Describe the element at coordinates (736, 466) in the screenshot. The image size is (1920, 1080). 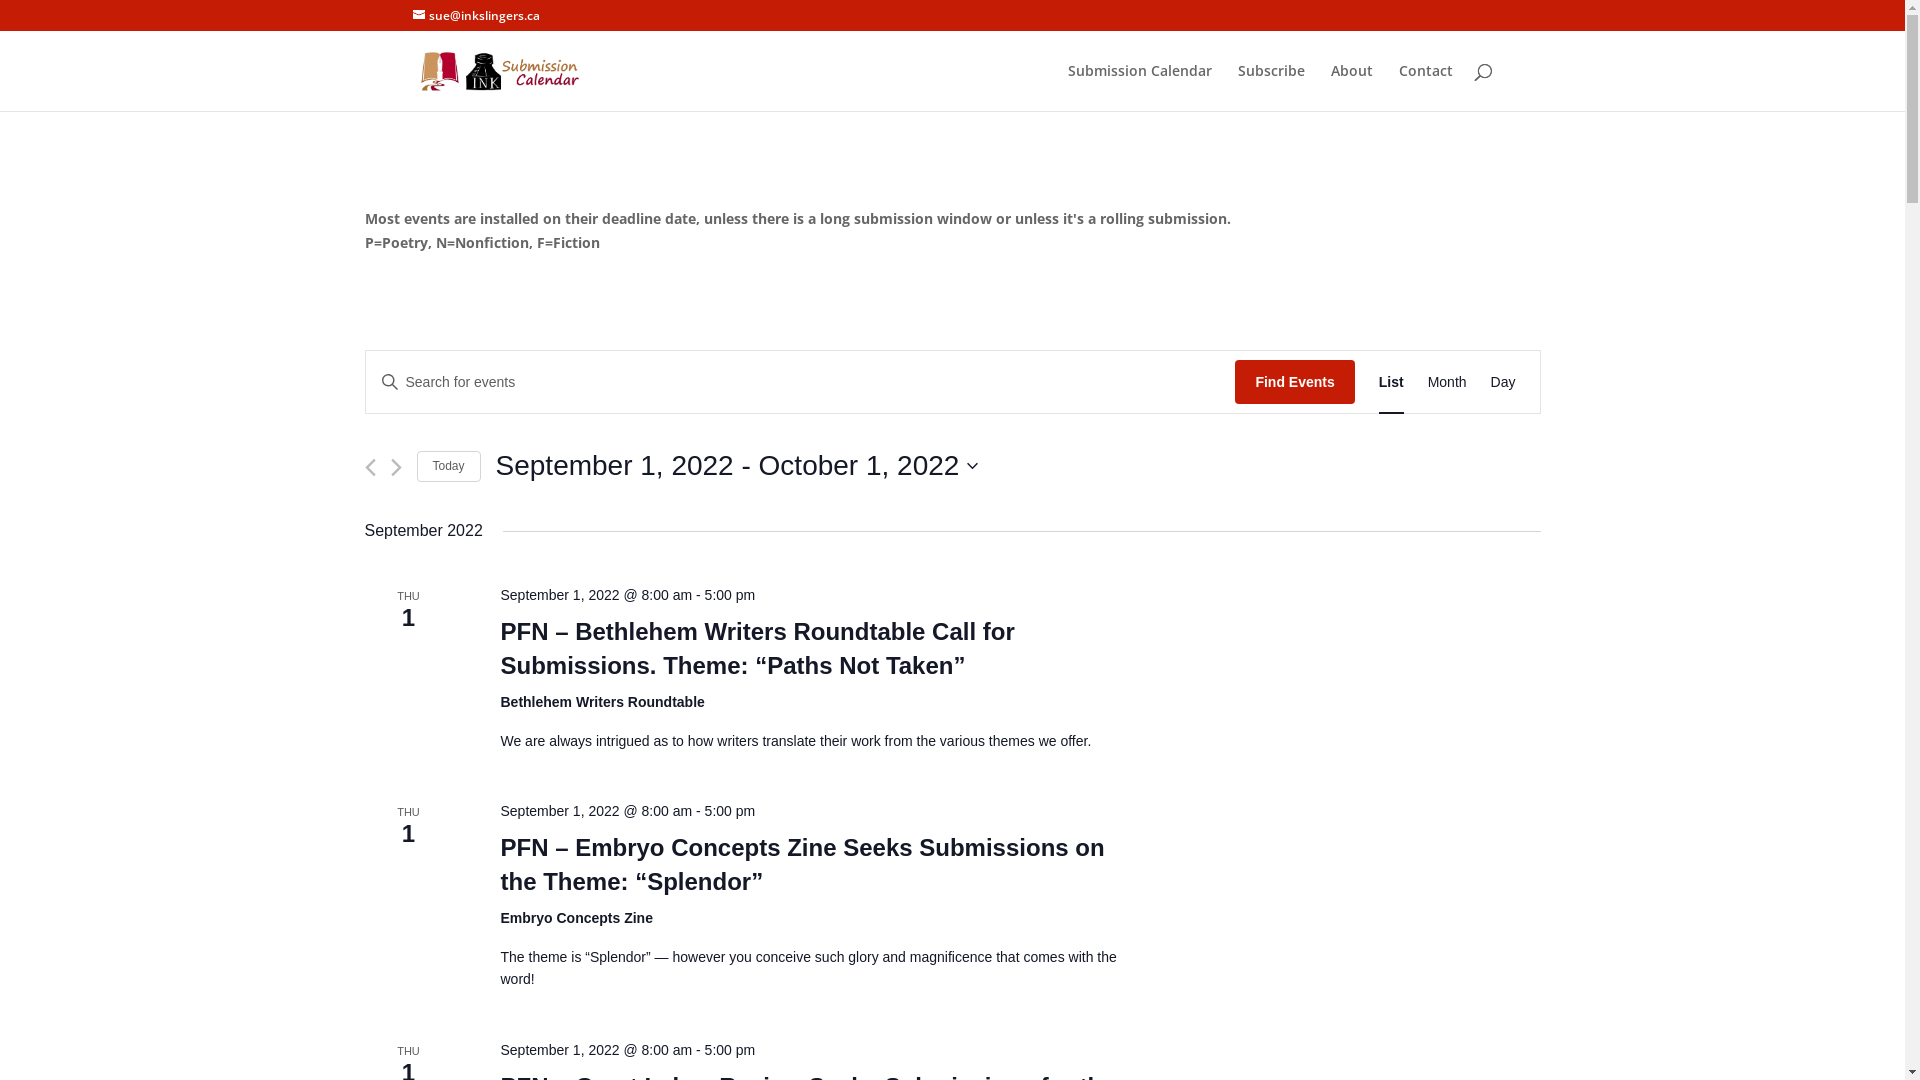
I see `'September 1, 2022` at that location.